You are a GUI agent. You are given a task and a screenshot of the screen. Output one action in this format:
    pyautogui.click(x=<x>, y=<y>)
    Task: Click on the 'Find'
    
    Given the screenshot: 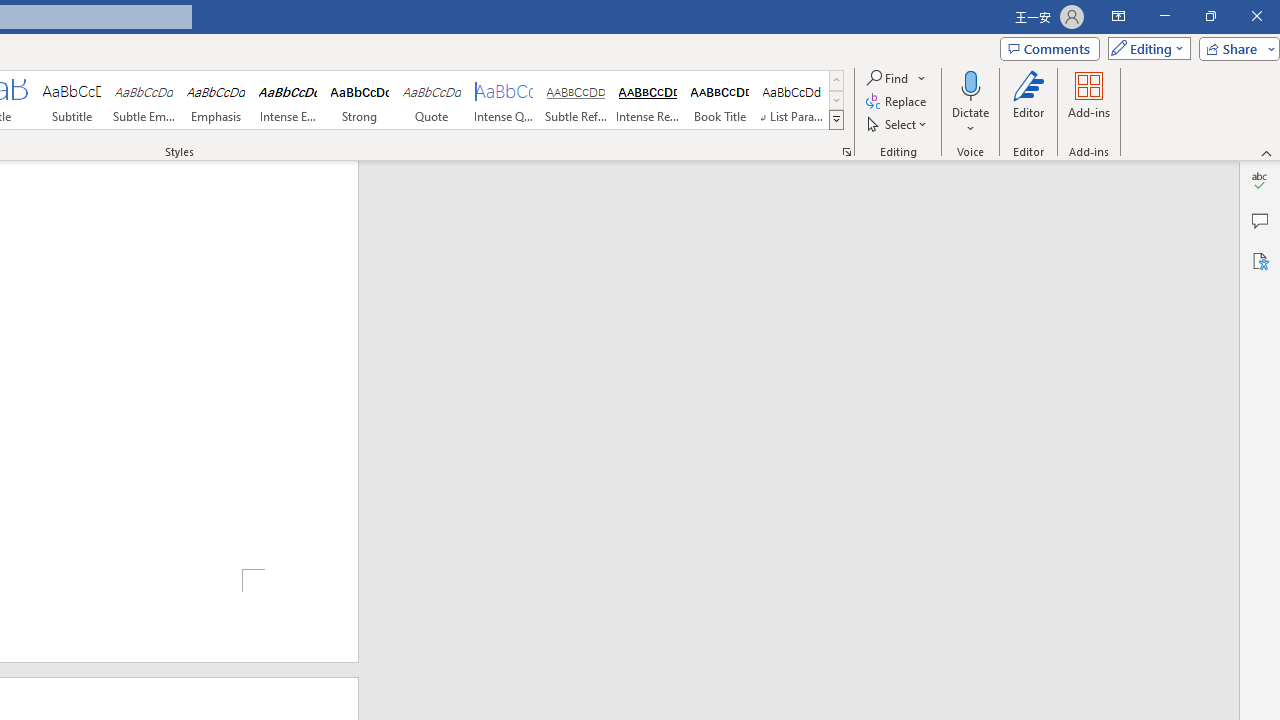 What is the action you would take?
    pyautogui.click(x=887, y=77)
    